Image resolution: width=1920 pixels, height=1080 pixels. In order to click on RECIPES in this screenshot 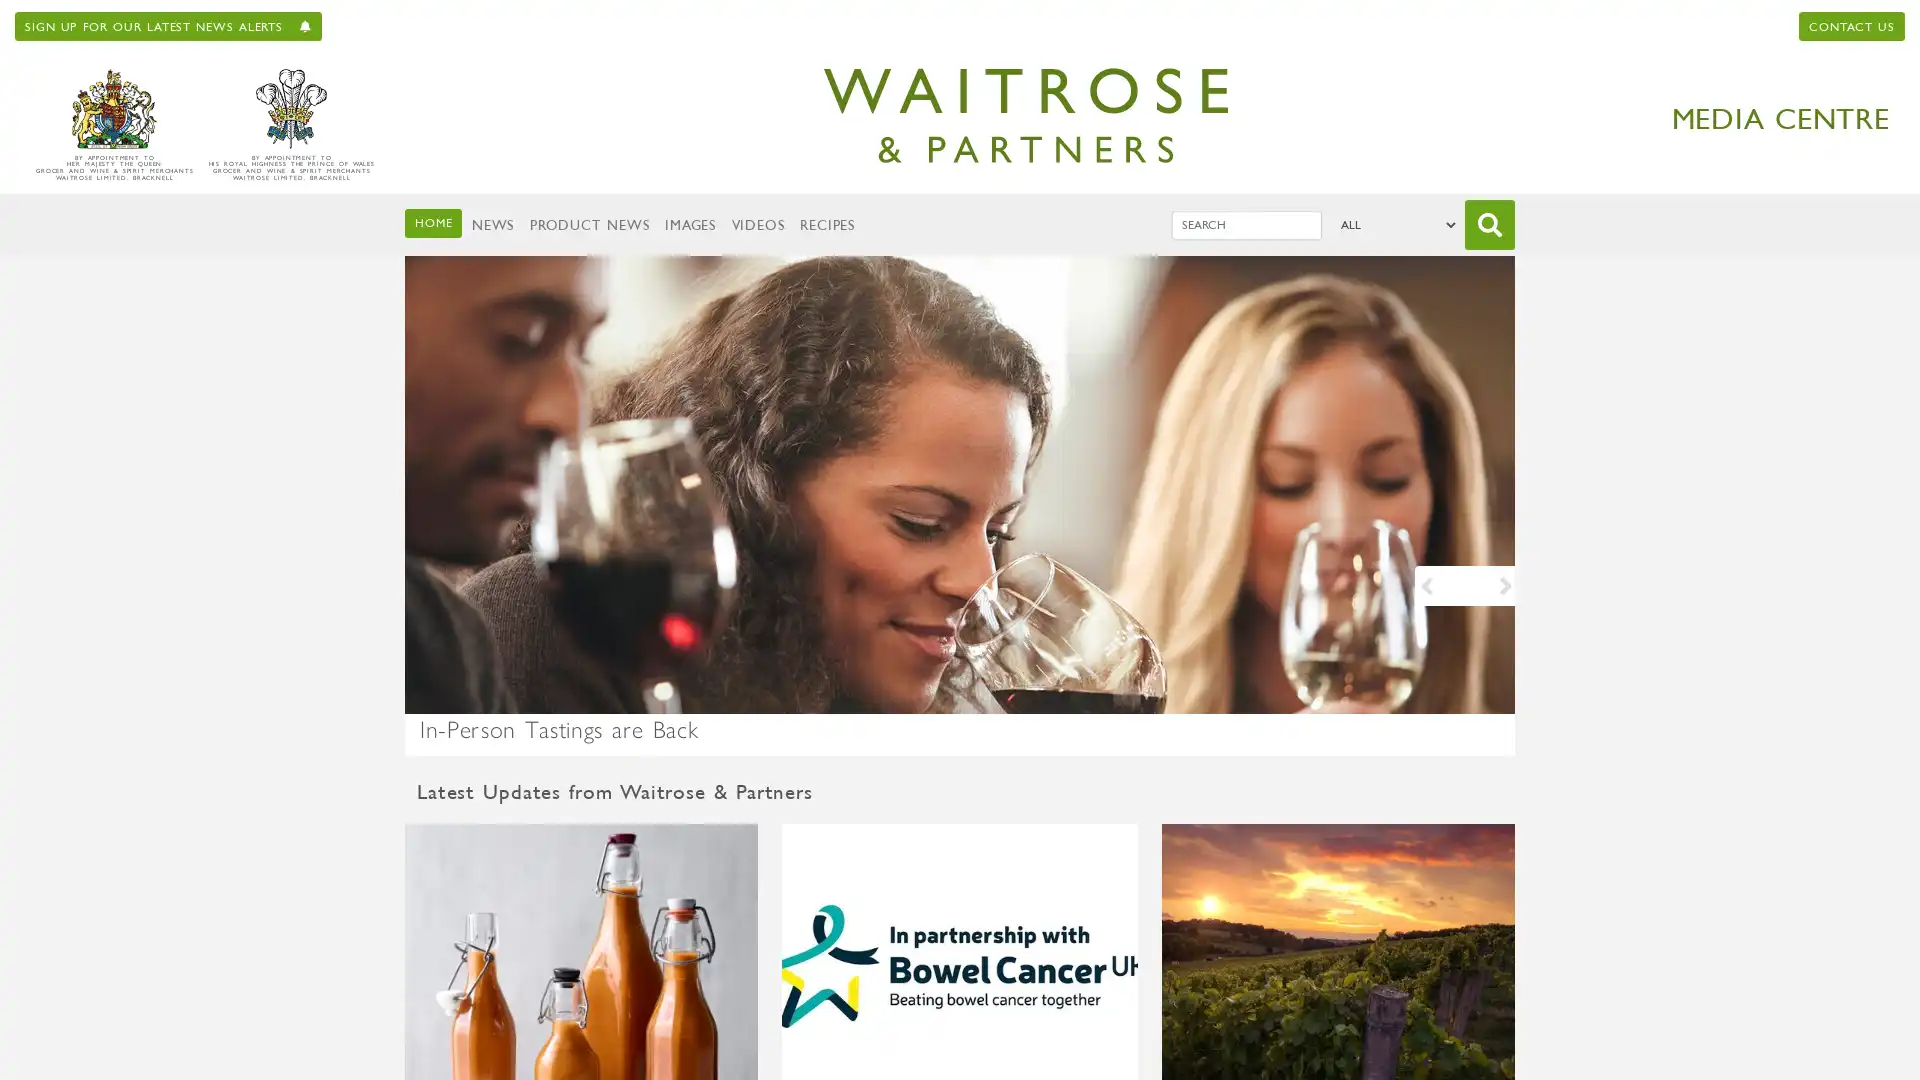, I will do `click(827, 224)`.